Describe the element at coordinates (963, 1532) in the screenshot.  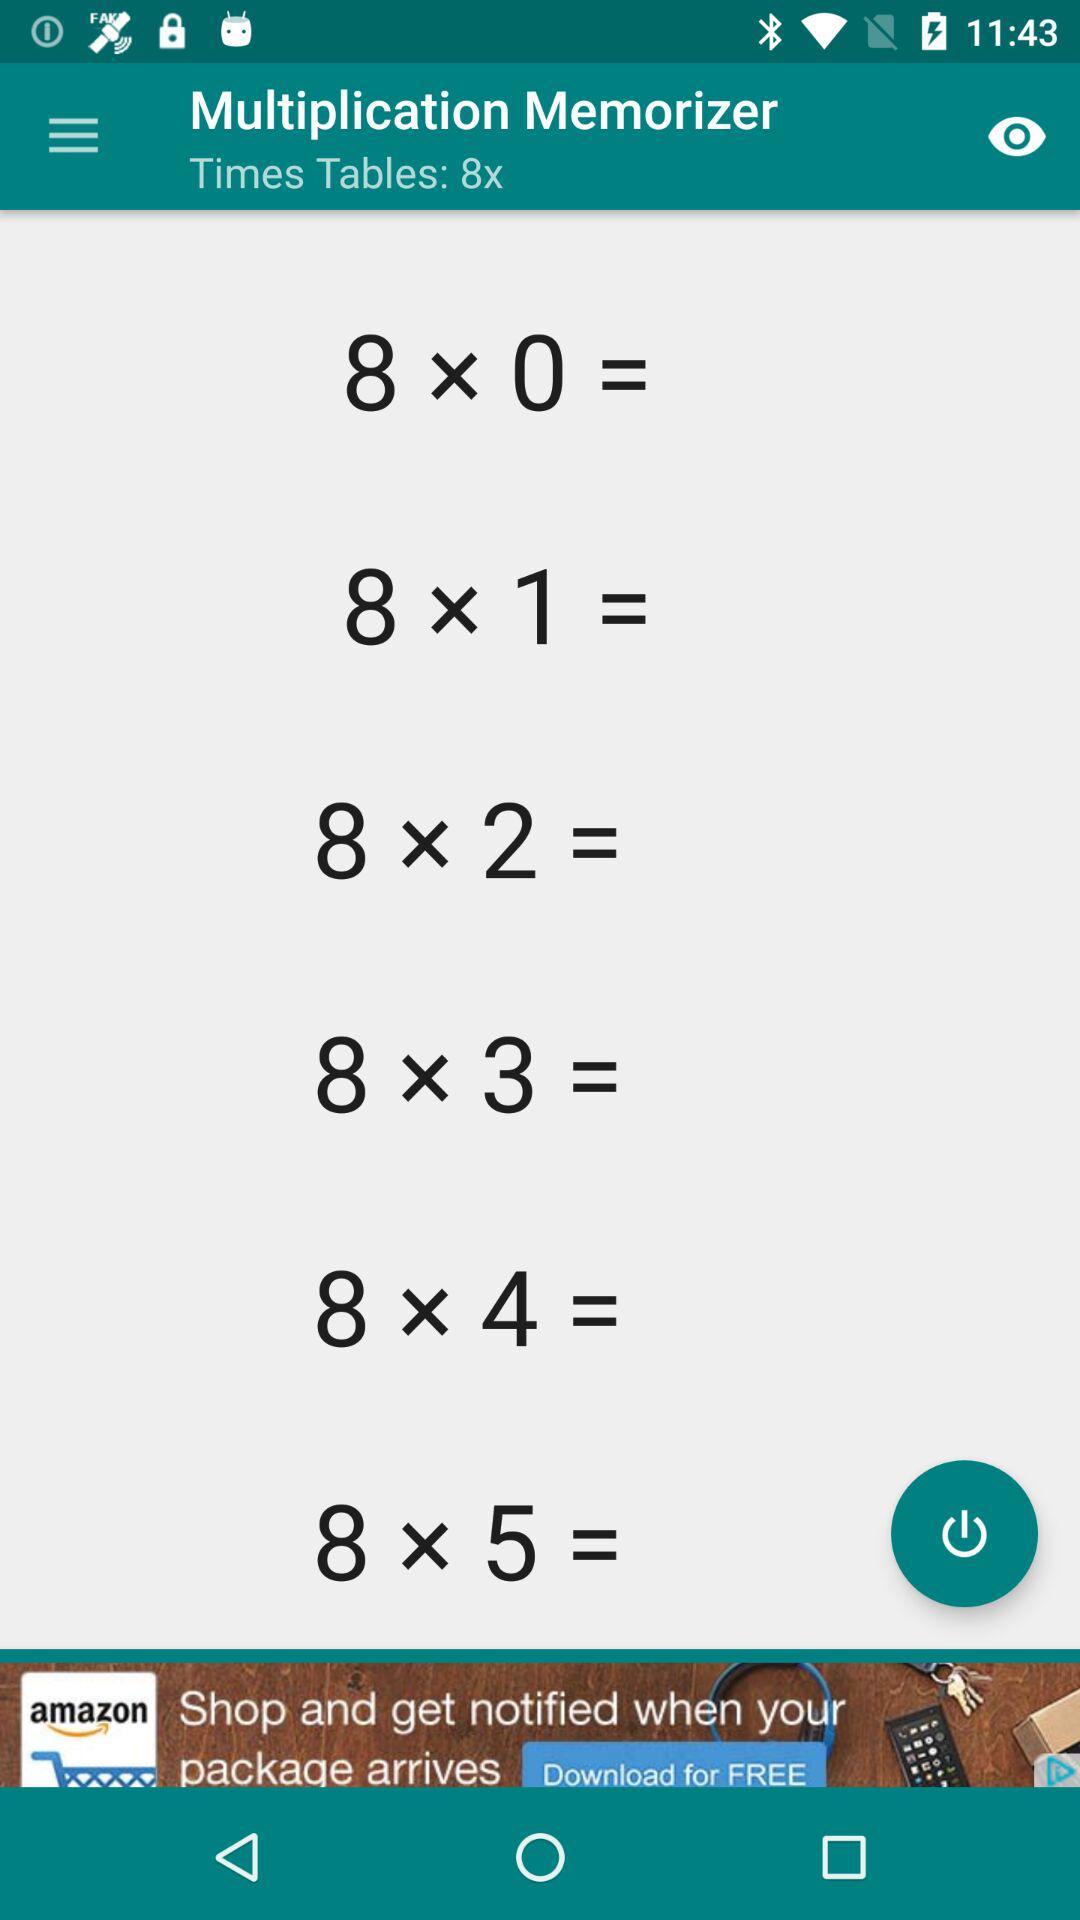
I see `power button` at that location.